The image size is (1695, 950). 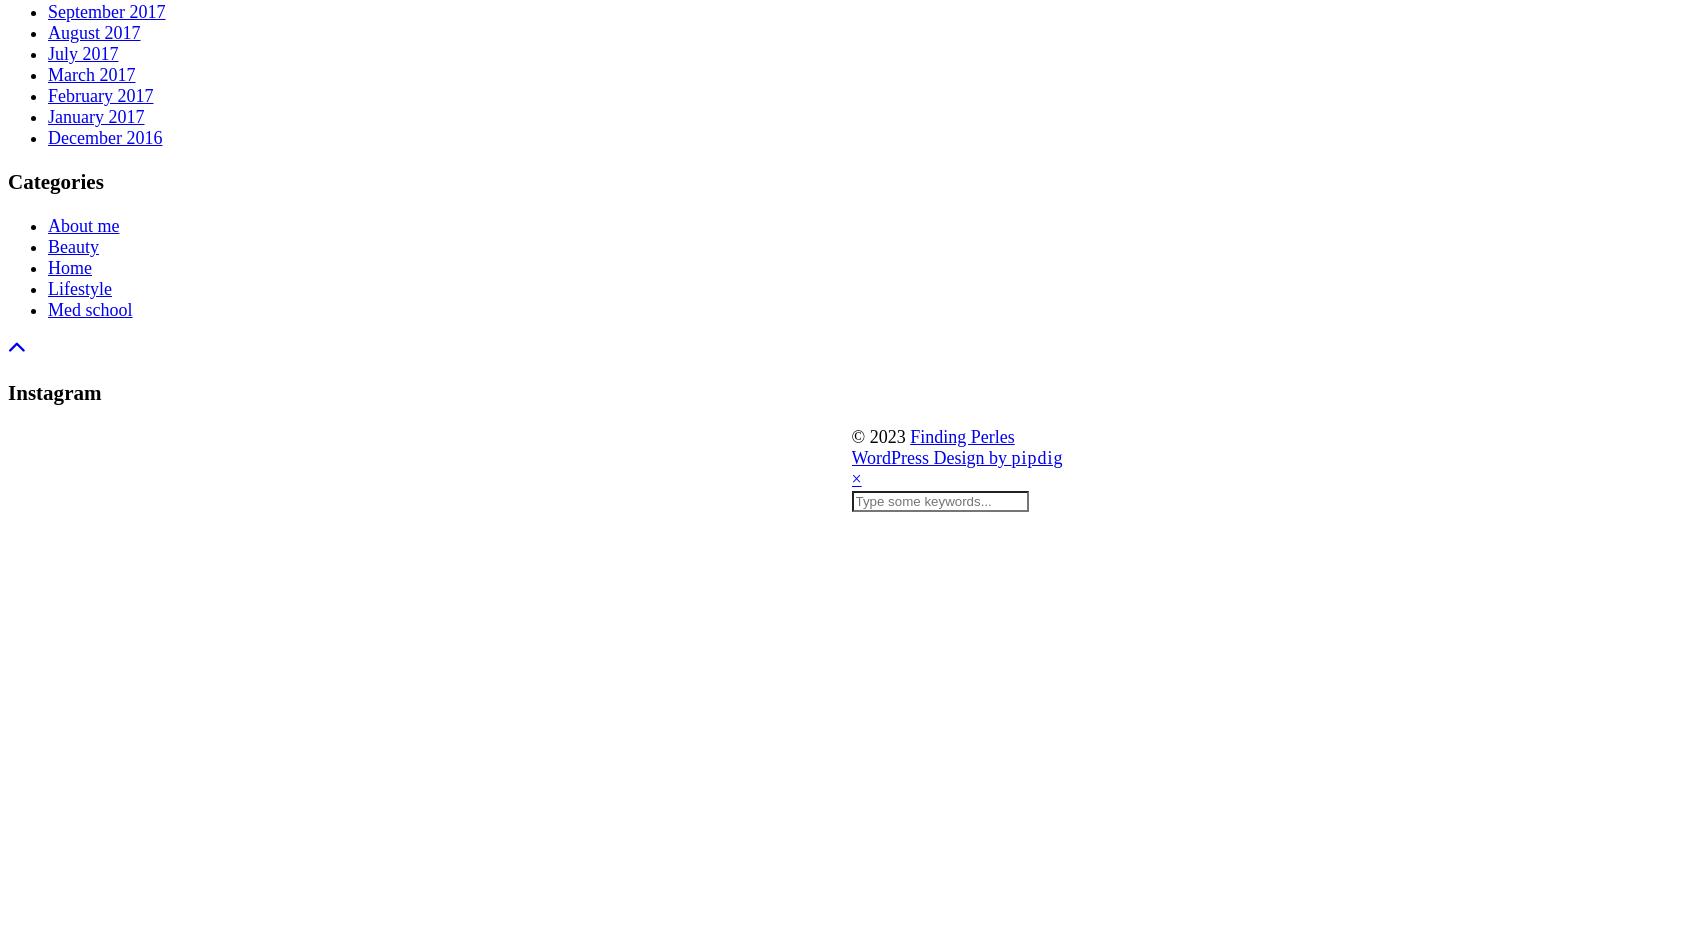 What do you see at coordinates (7, 392) in the screenshot?
I see `'Instagram'` at bounding box center [7, 392].